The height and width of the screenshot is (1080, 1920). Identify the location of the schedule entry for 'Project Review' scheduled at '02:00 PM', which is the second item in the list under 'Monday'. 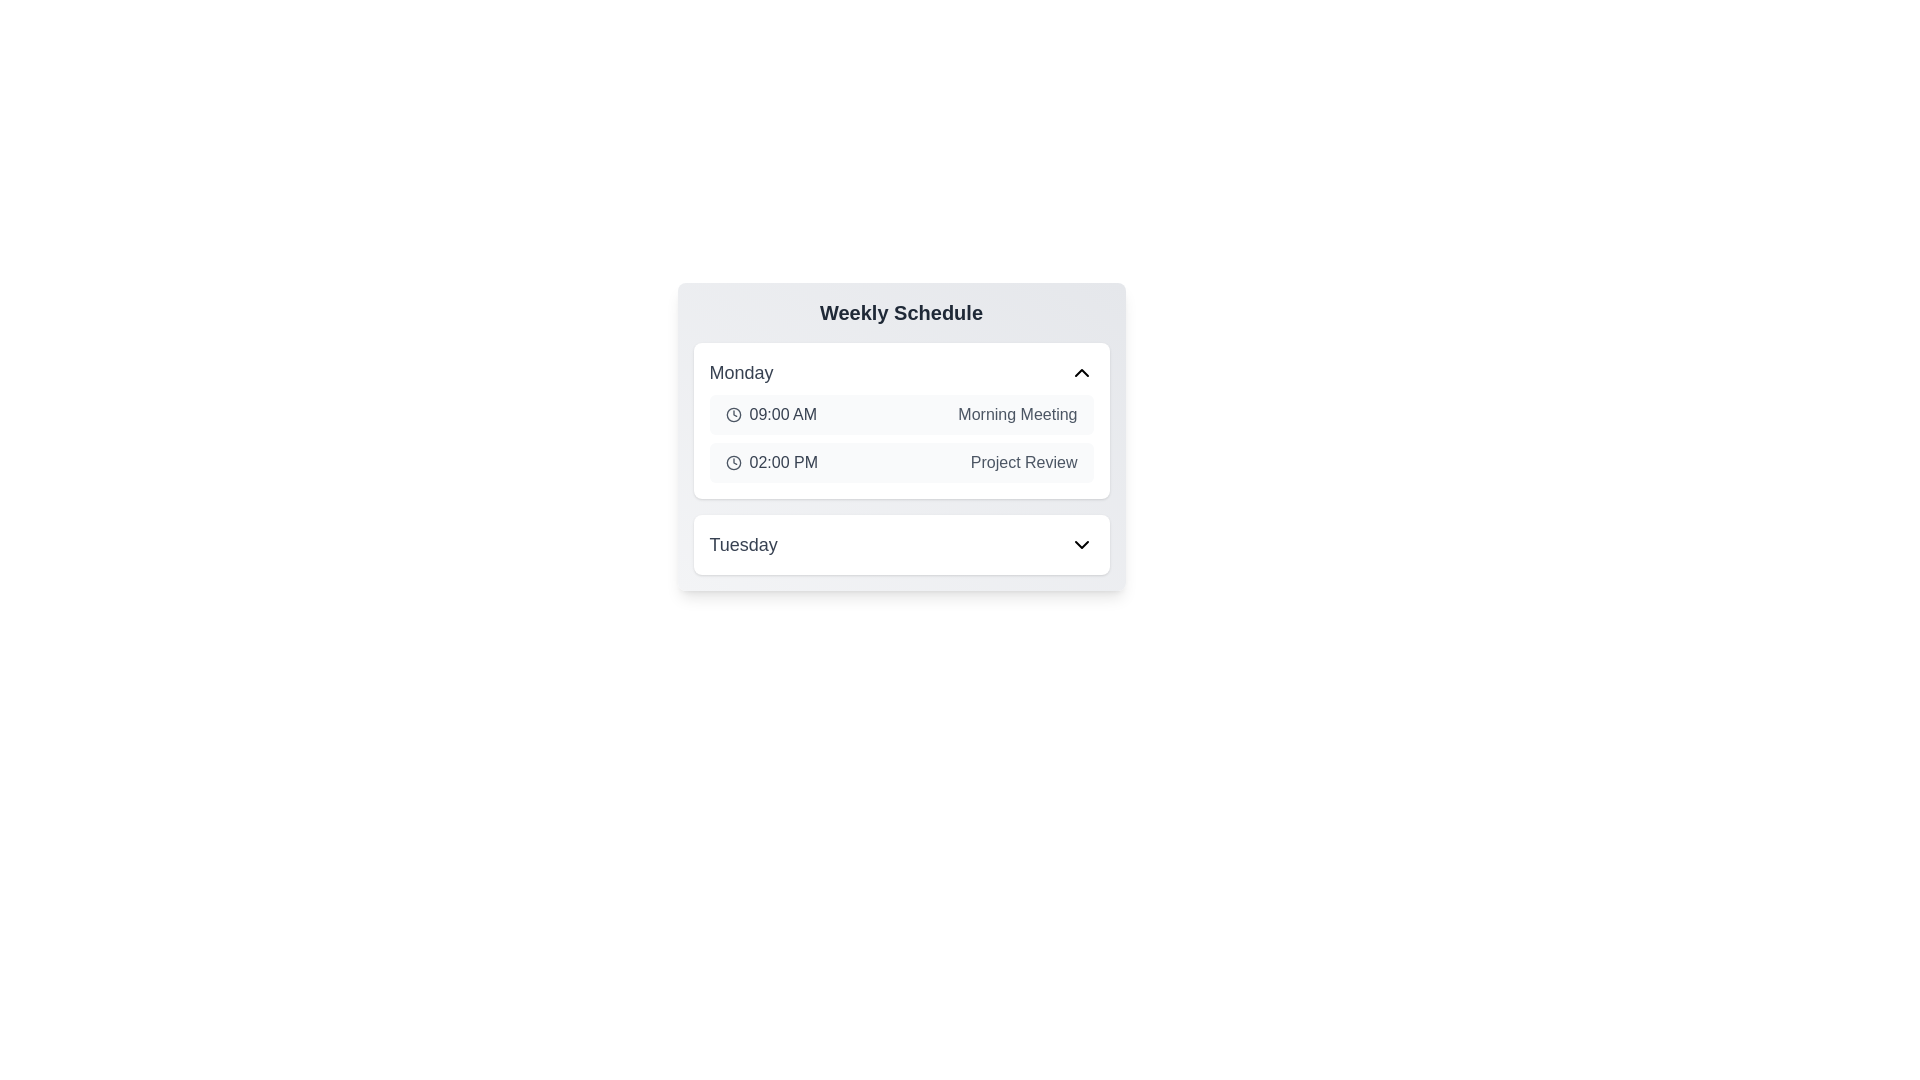
(900, 462).